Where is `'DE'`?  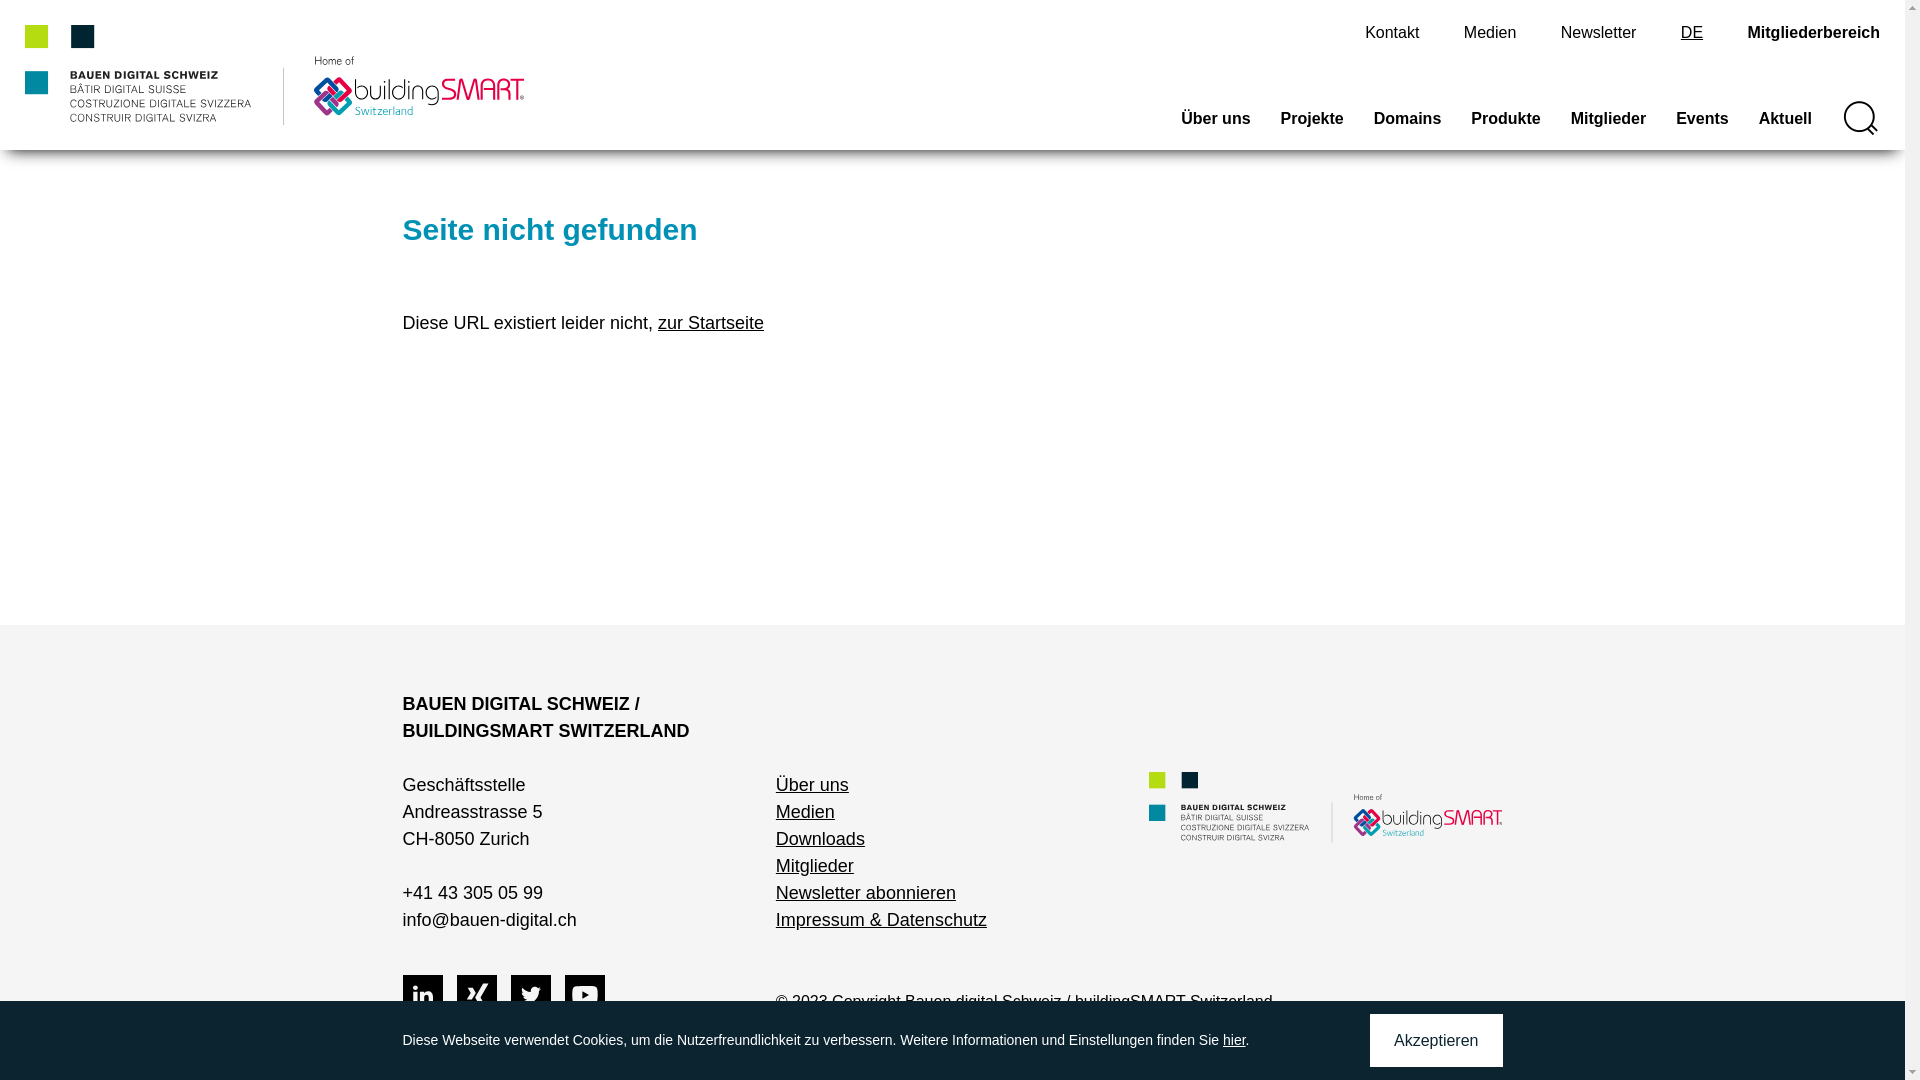 'DE' is located at coordinates (1690, 32).